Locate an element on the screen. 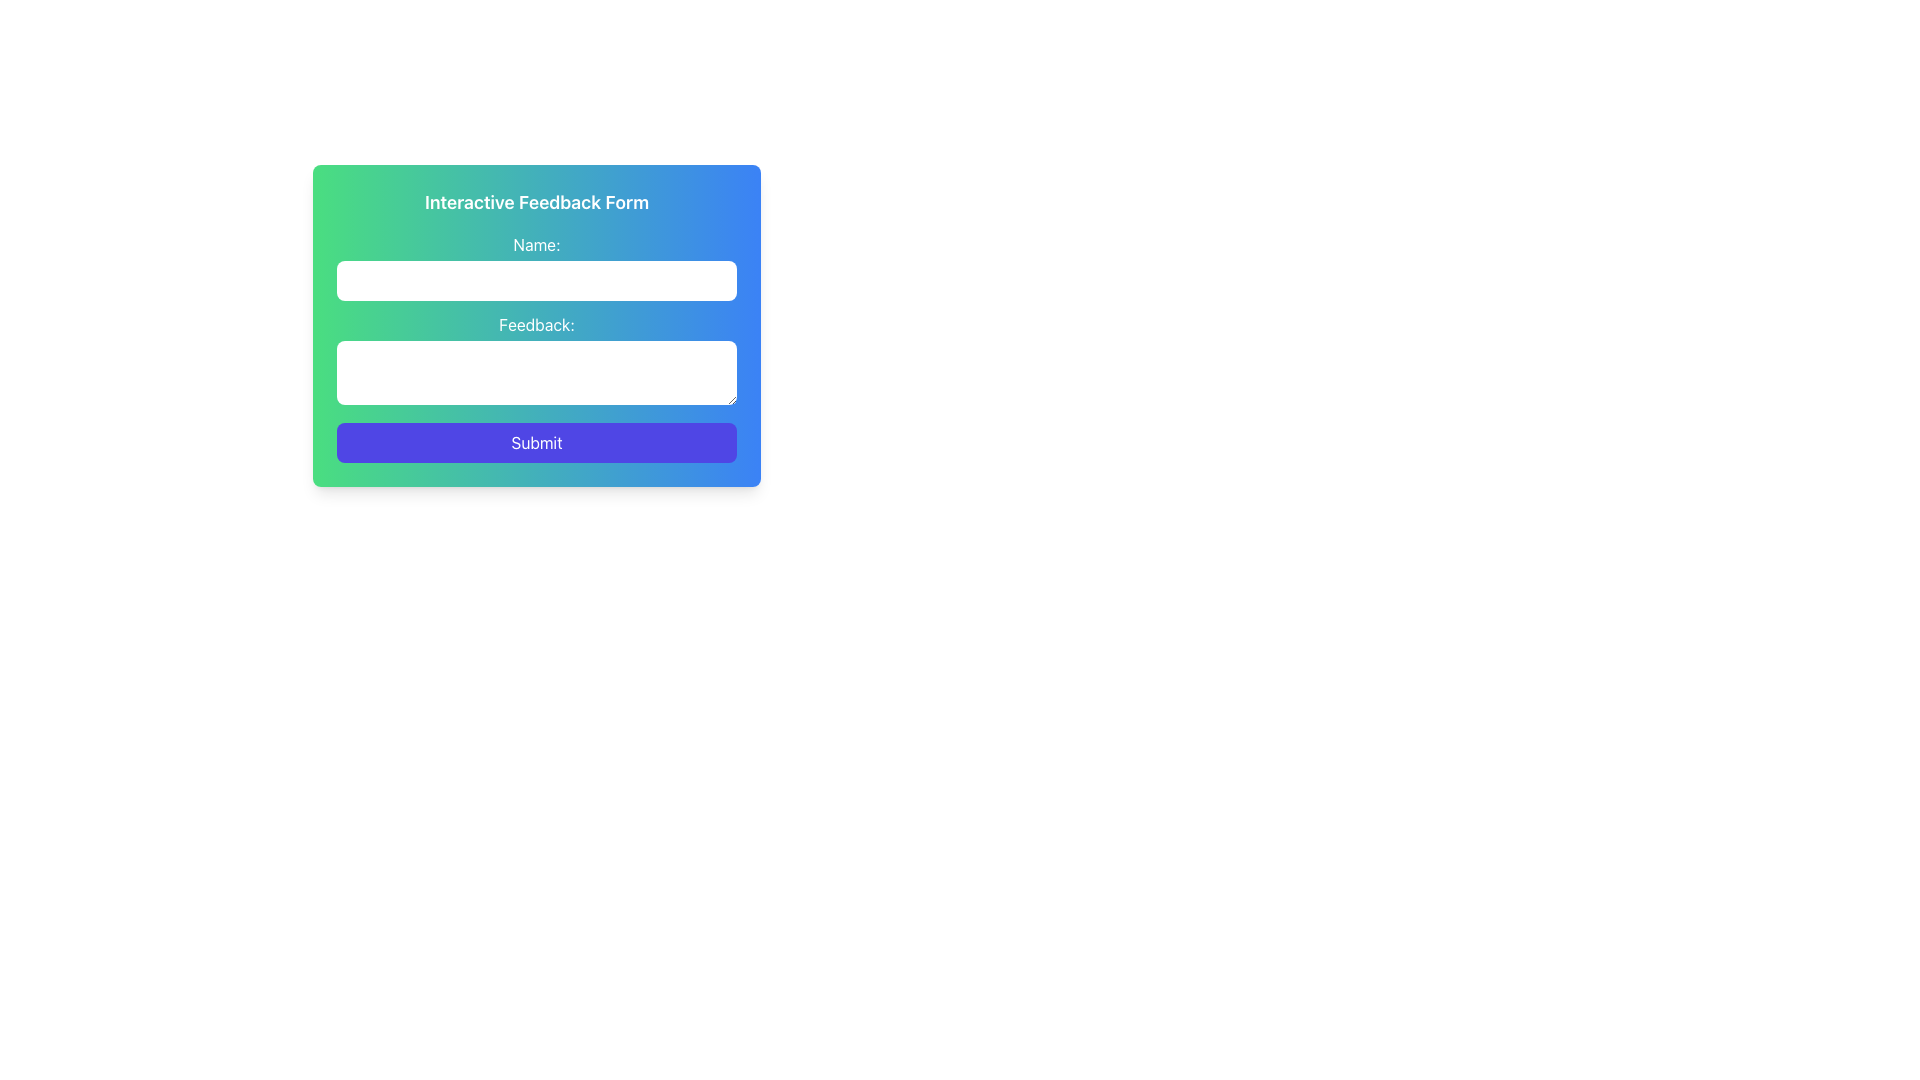 Image resolution: width=1920 pixels, height=1080 pixels. the 'Submit' button with a violet background and white text is located at coordinates (537, 442).